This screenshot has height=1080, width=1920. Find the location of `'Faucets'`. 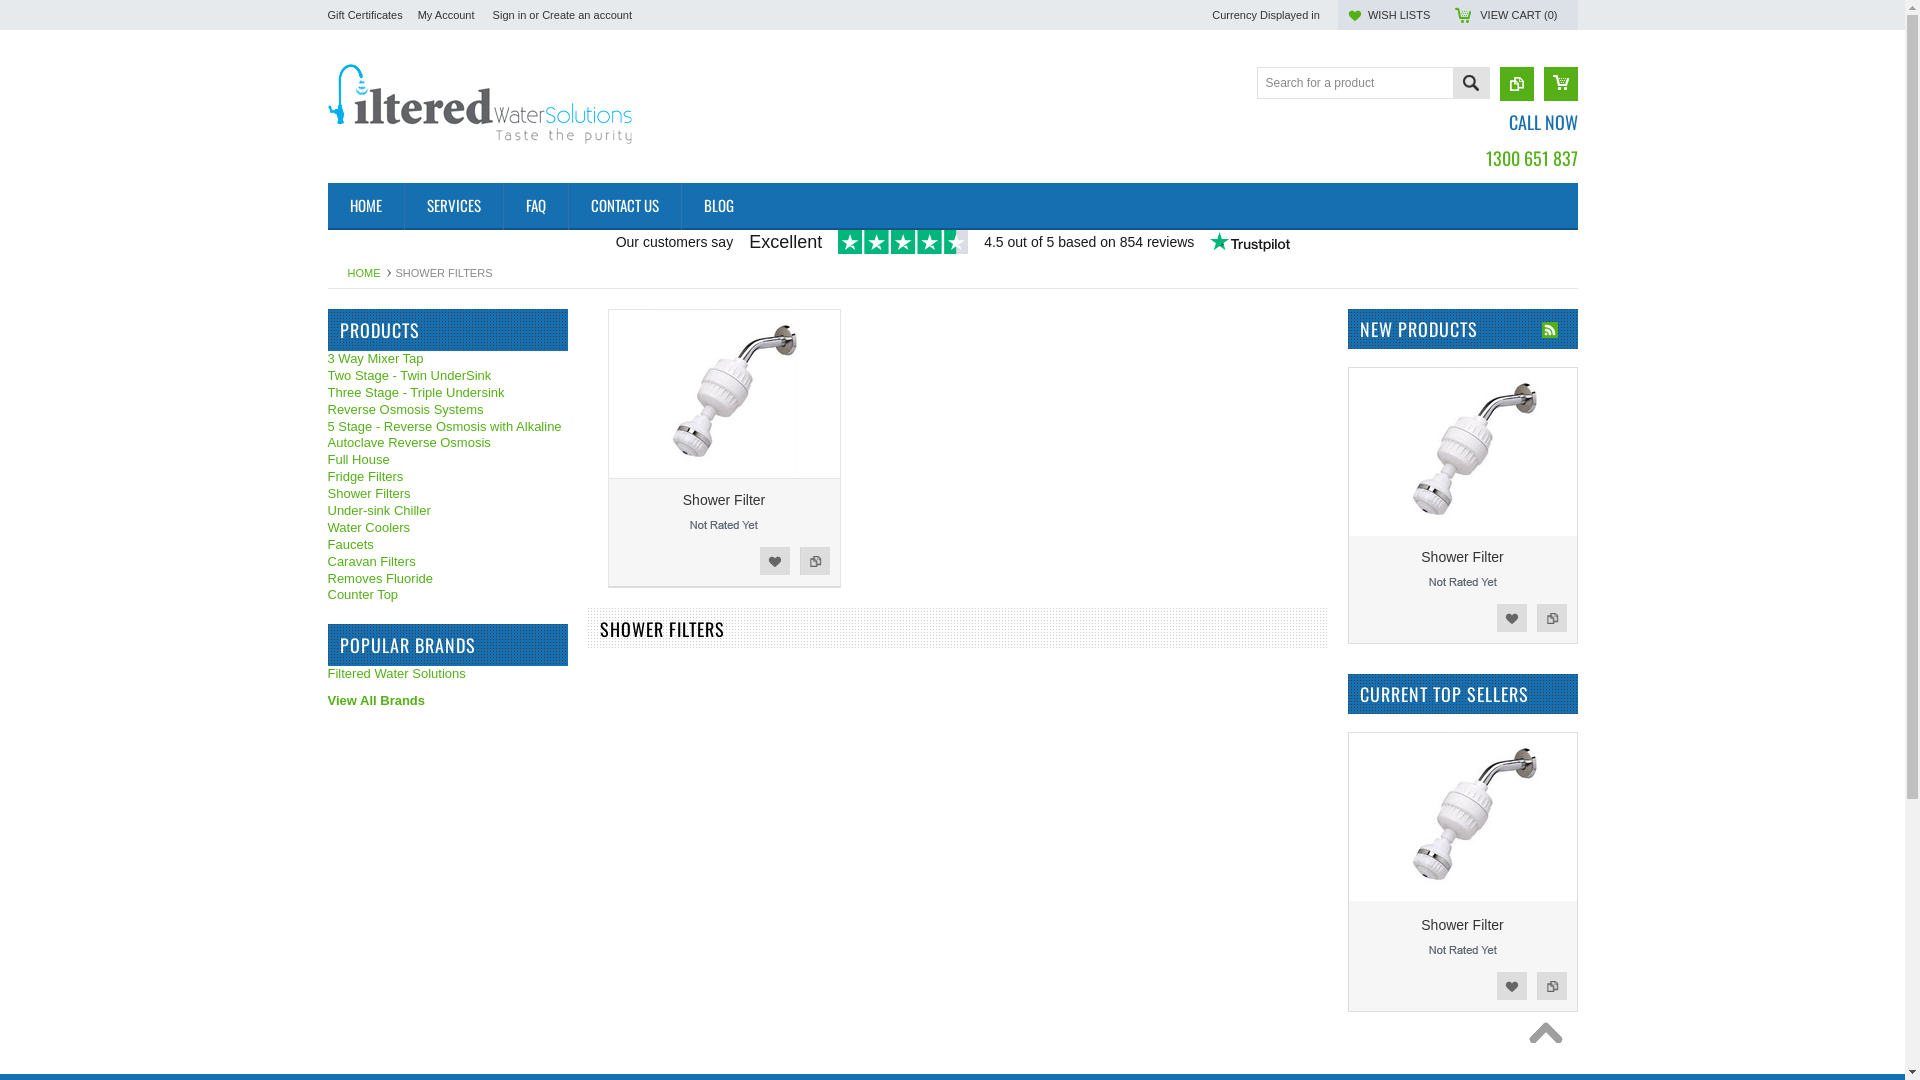

'Faucets' is located at coordinates (446, 545).